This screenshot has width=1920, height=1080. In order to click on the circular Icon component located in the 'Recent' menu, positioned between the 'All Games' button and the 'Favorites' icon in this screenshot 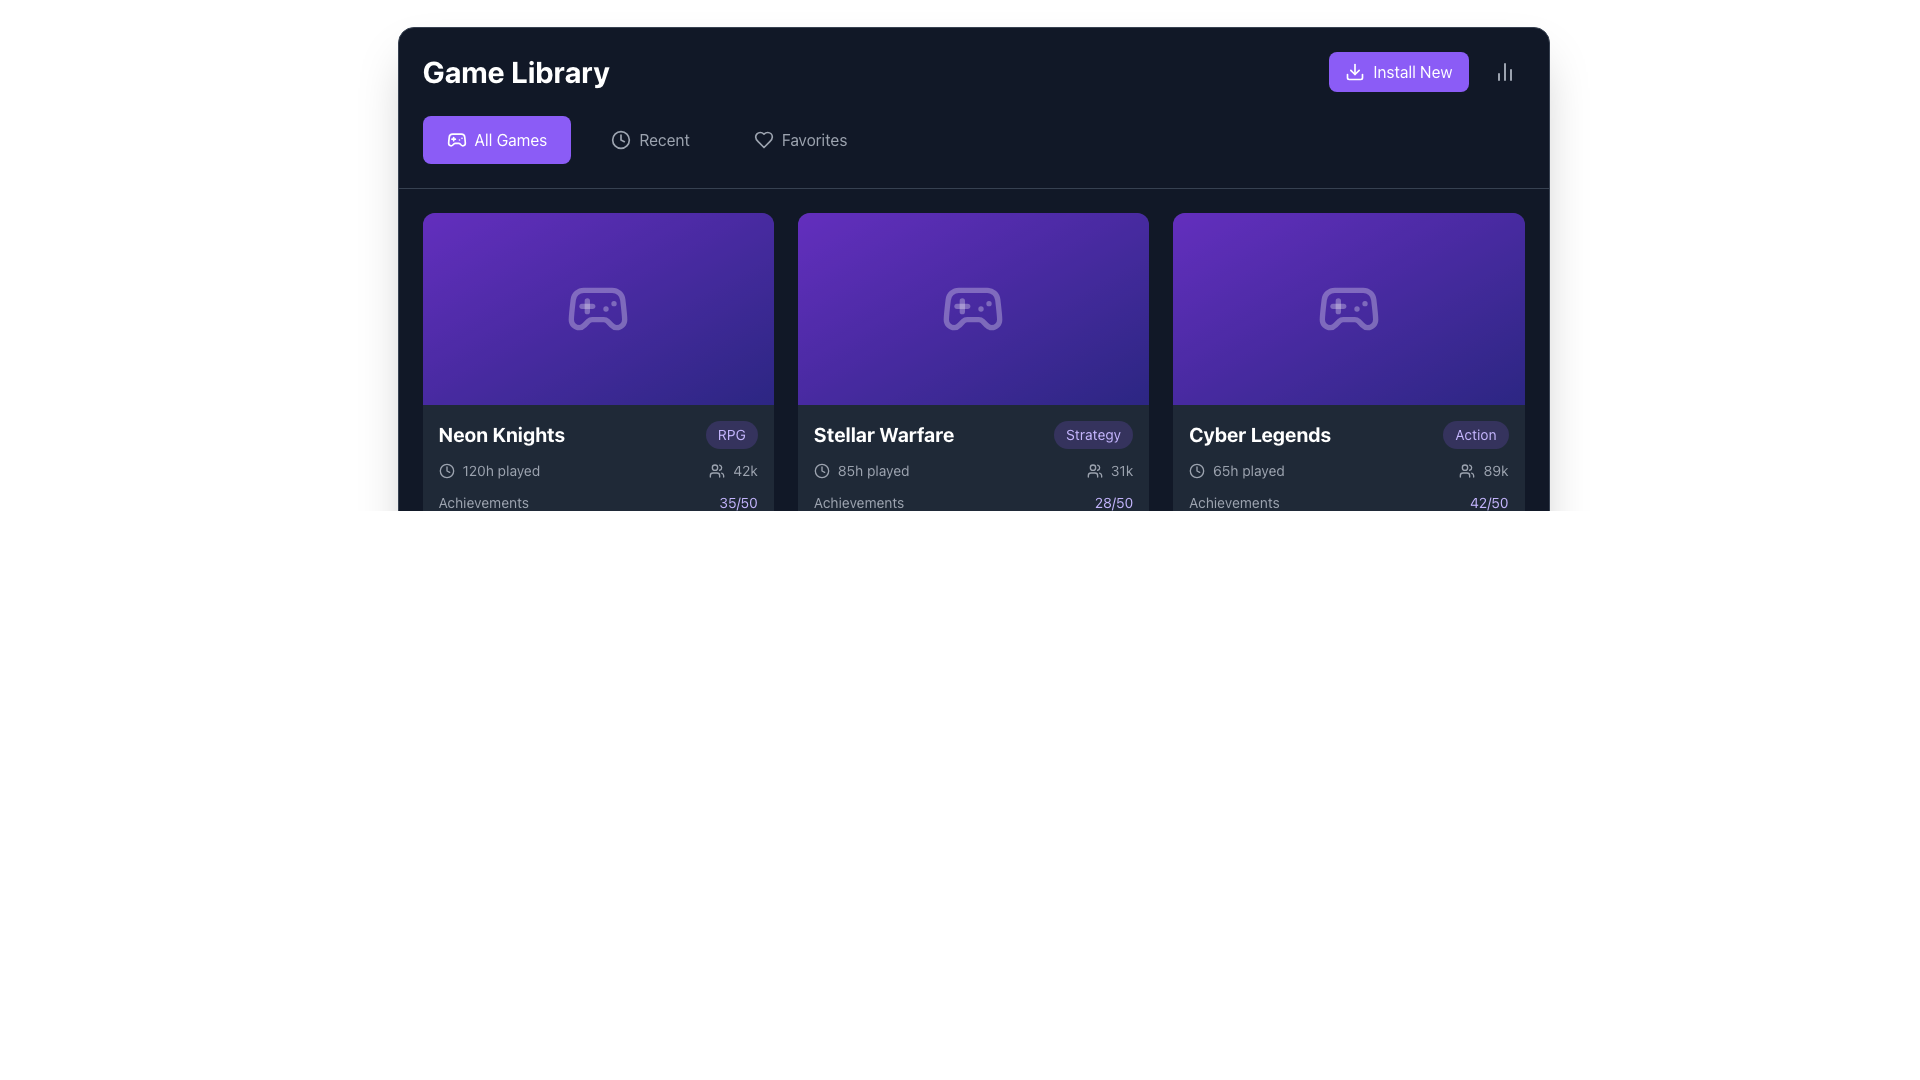, I will do `click(620, 138)`.